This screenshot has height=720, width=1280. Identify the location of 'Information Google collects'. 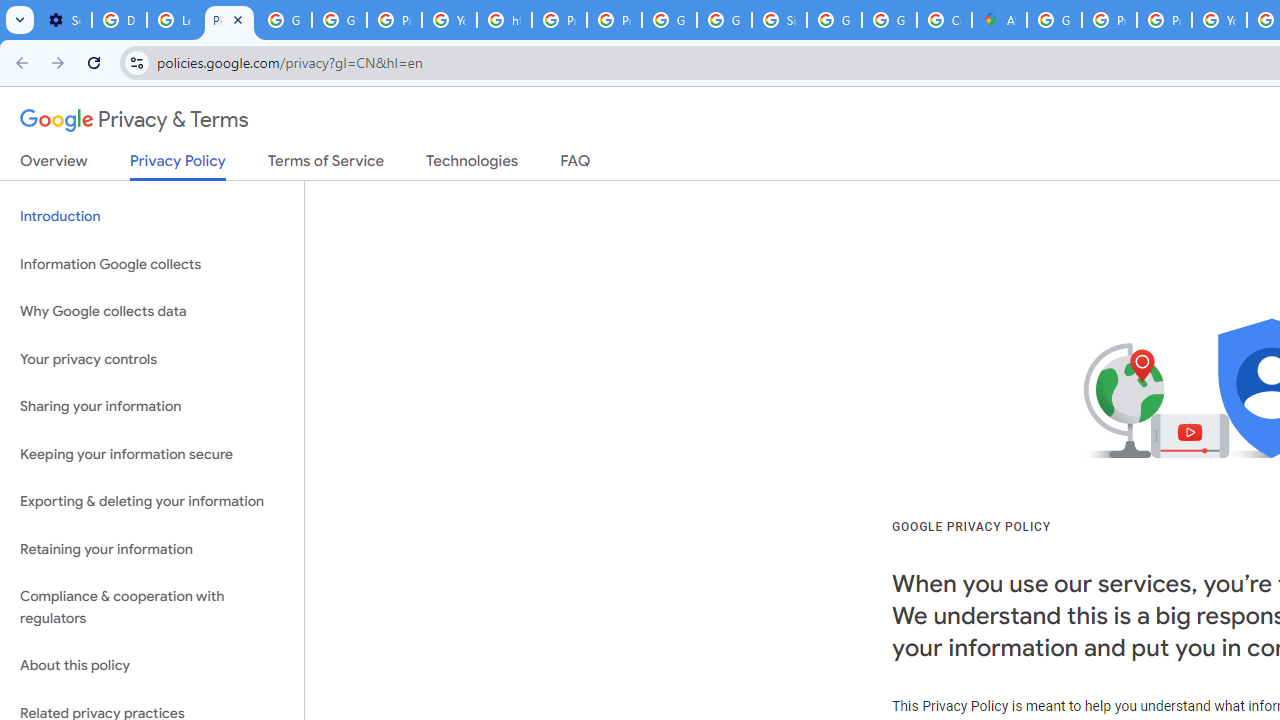
(151, 263).